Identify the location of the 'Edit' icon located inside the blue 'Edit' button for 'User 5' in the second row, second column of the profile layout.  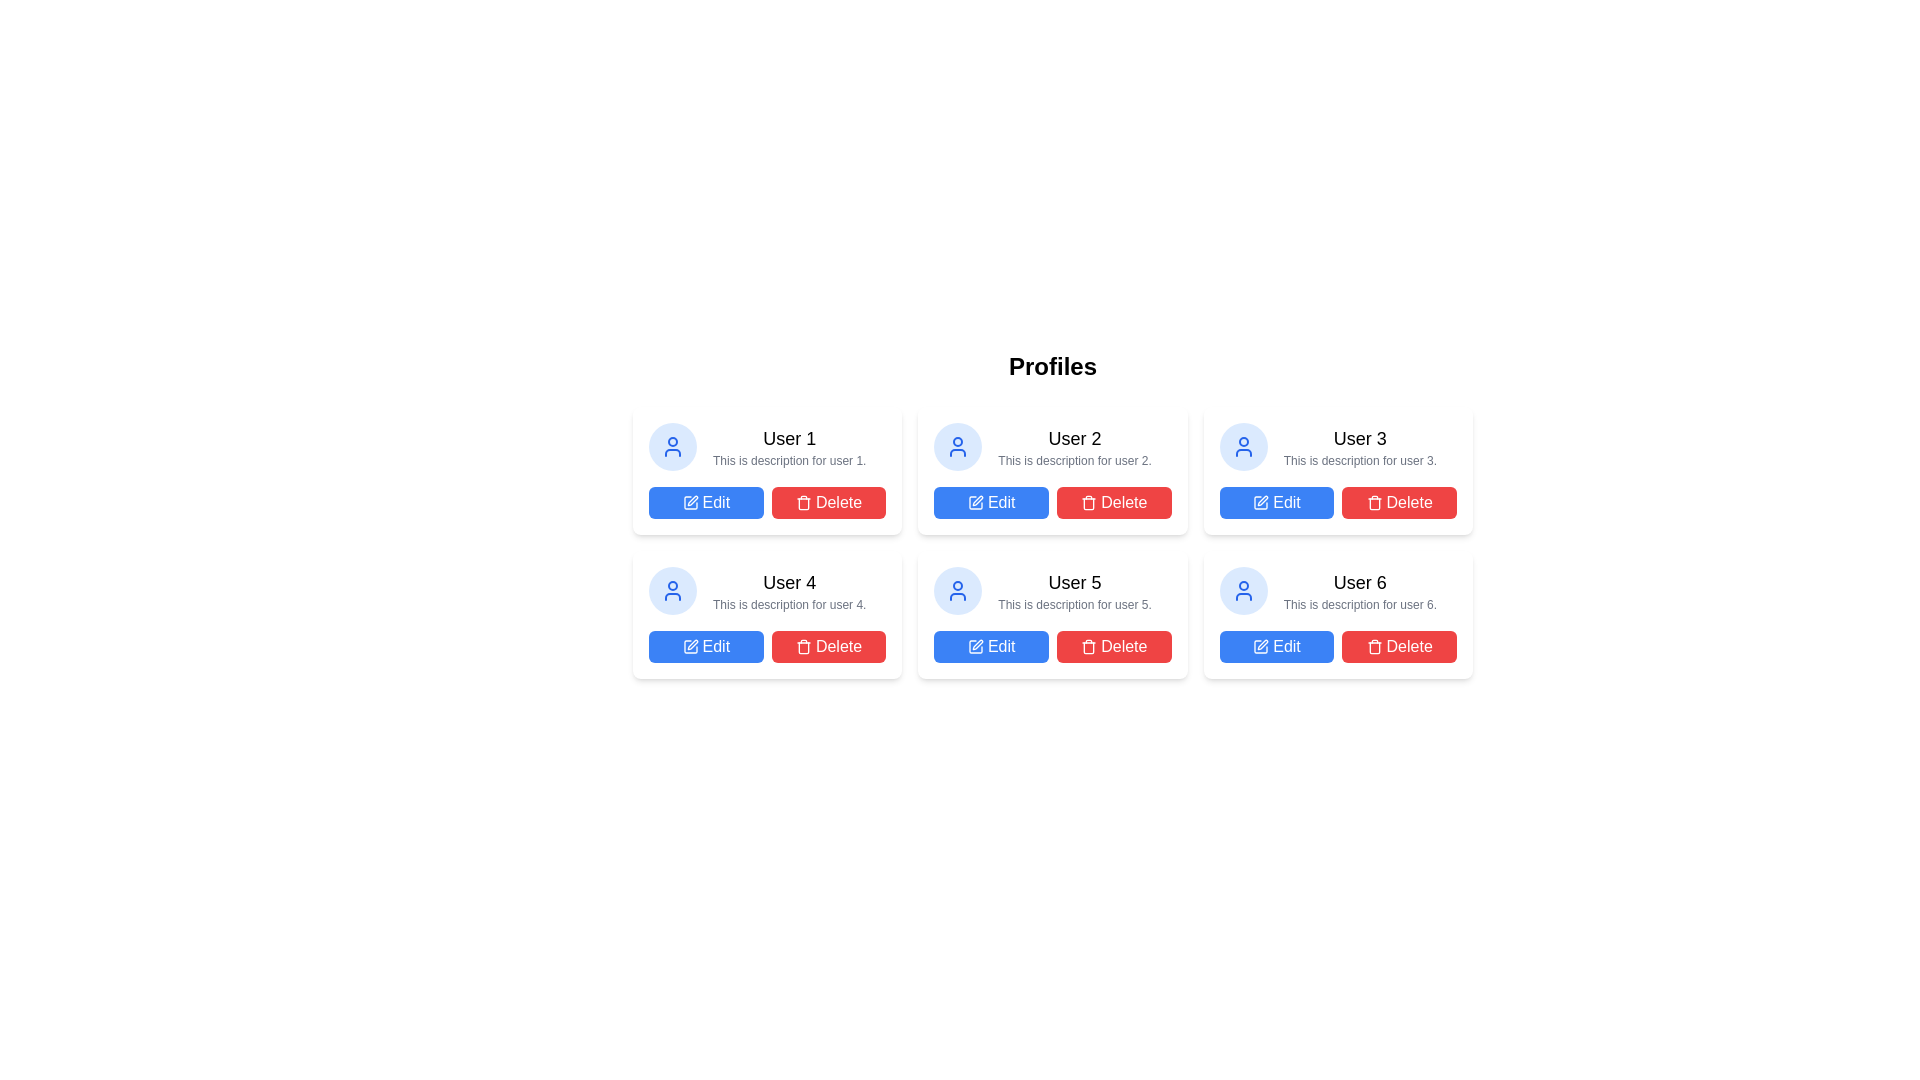
(975, 647).